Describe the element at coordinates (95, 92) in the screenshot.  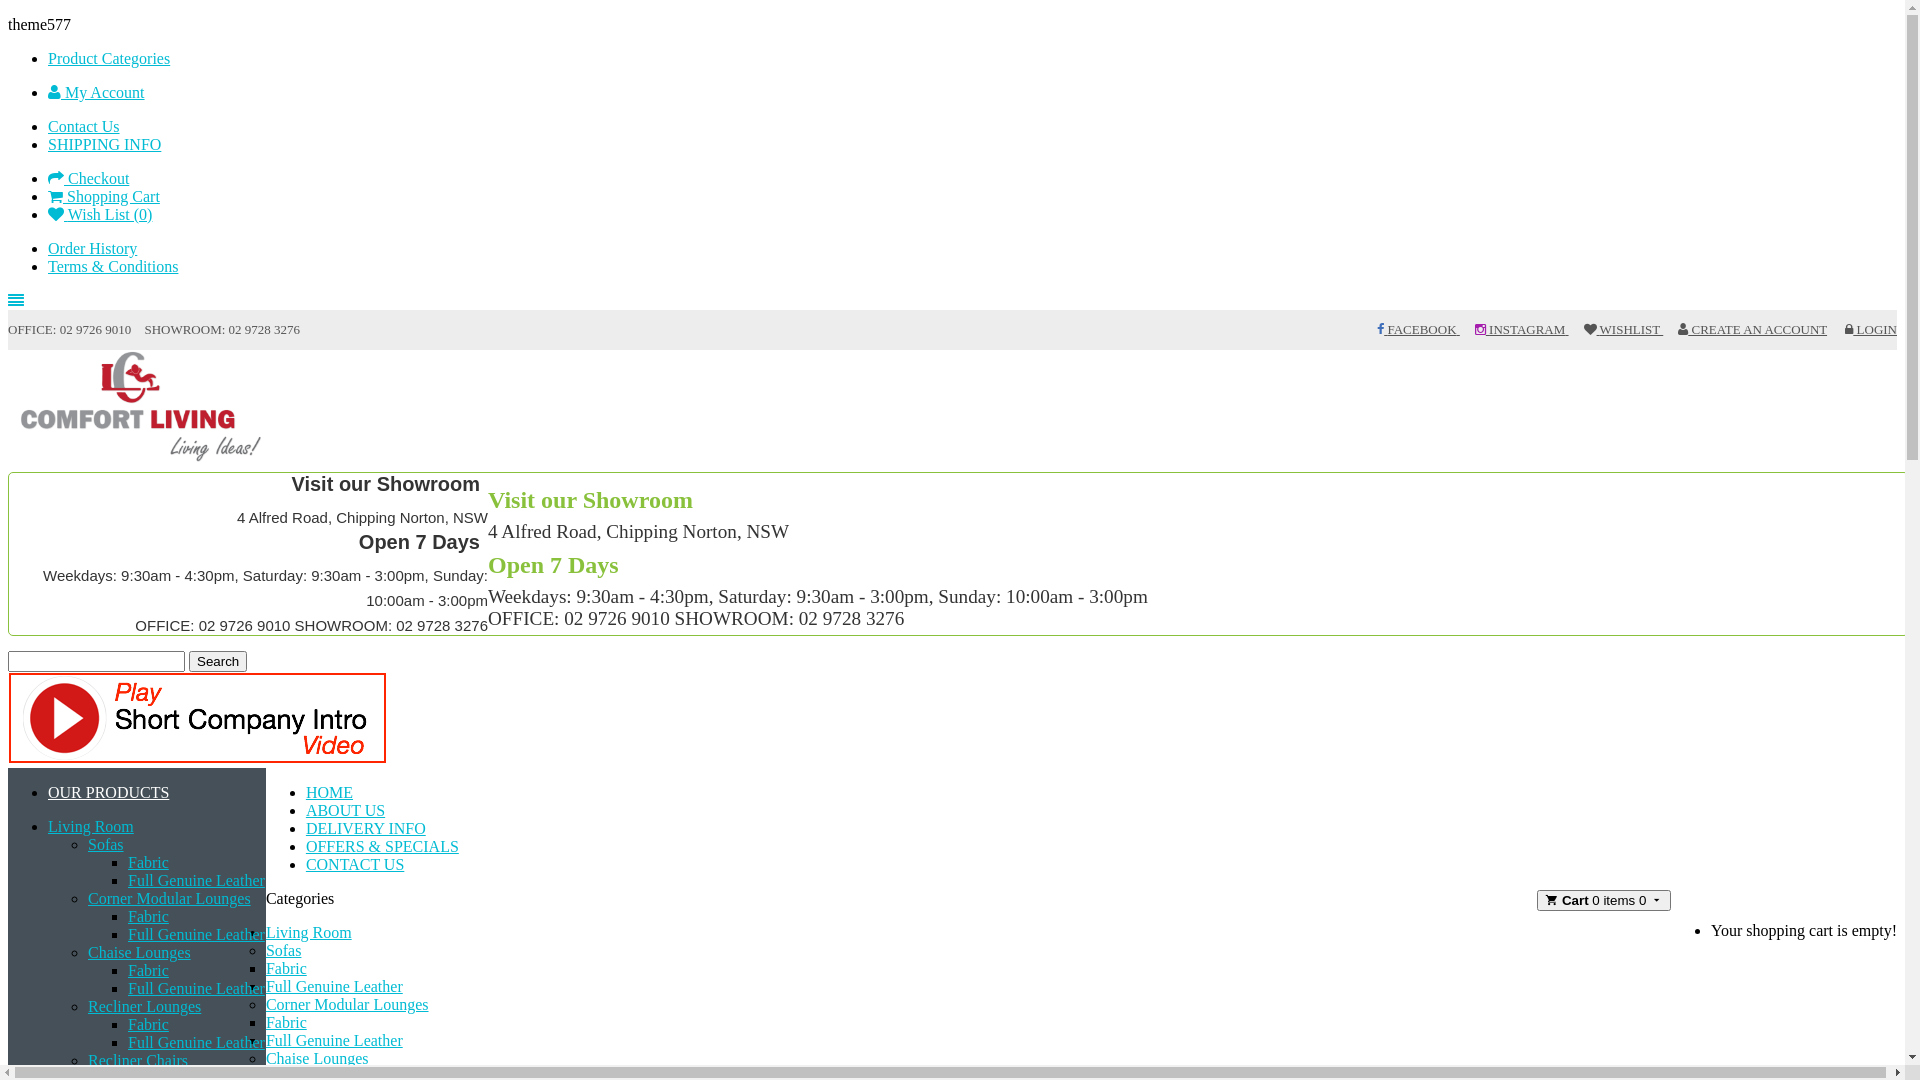
I see `'My Account'` at that location.